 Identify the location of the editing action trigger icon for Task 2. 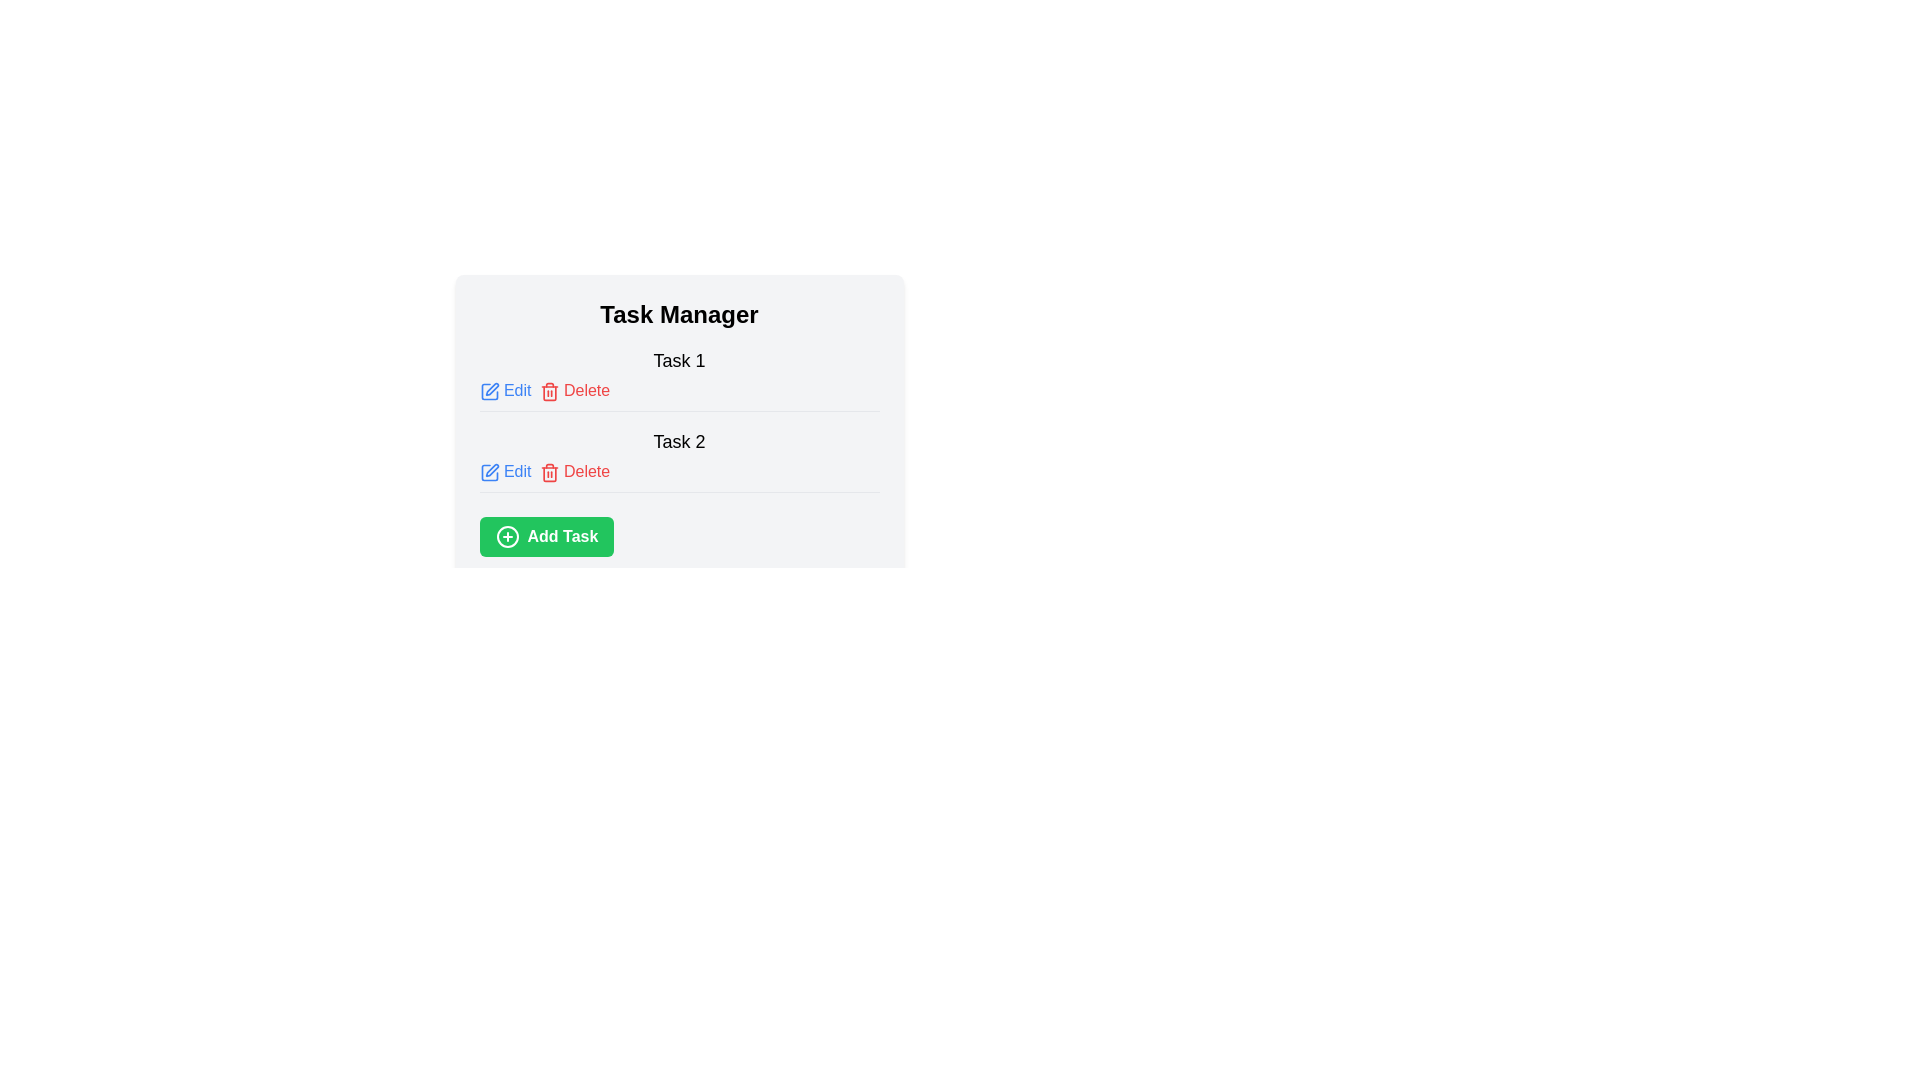
(491, 470).